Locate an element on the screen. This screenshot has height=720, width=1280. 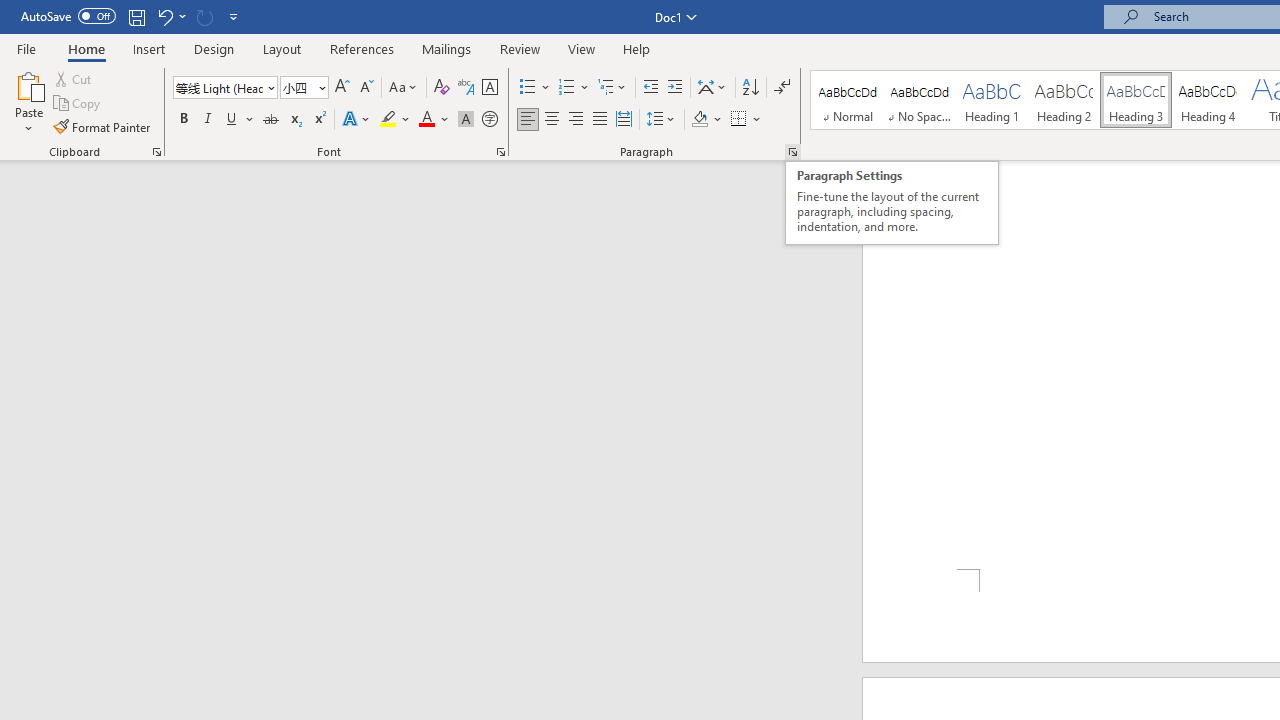
'Increase Indent' is located at coordinates (675, 86).